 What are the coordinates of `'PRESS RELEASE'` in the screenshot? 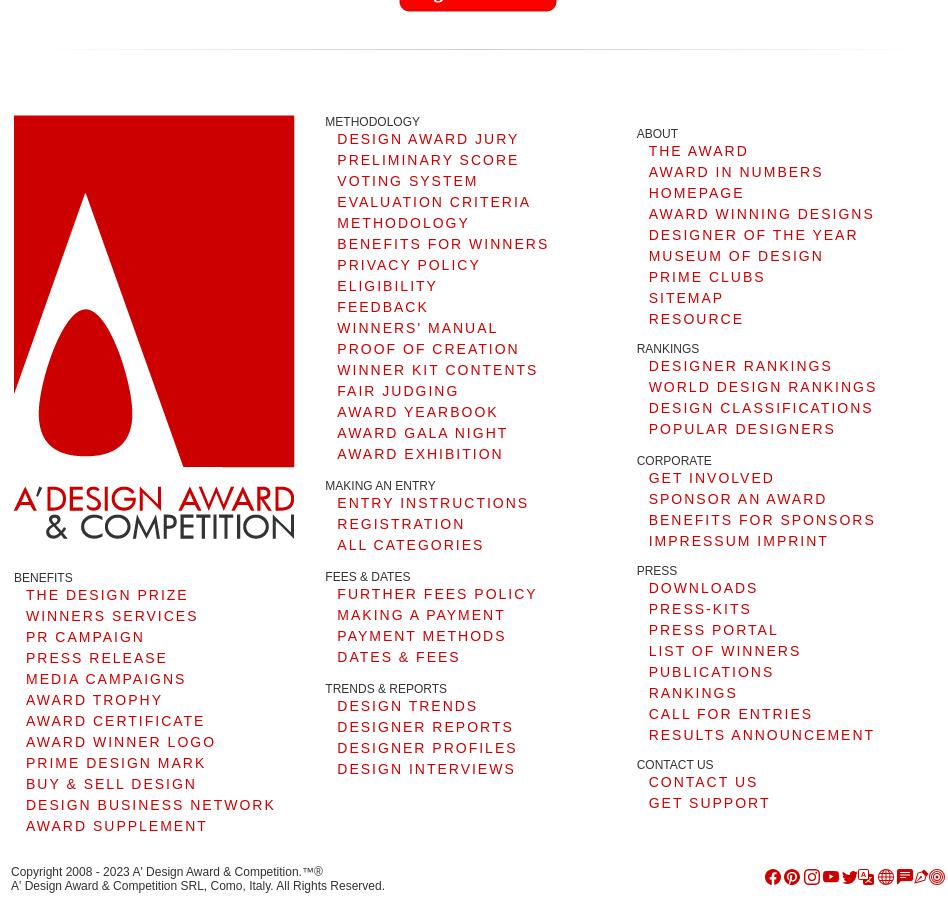 It's located at (96, 656).